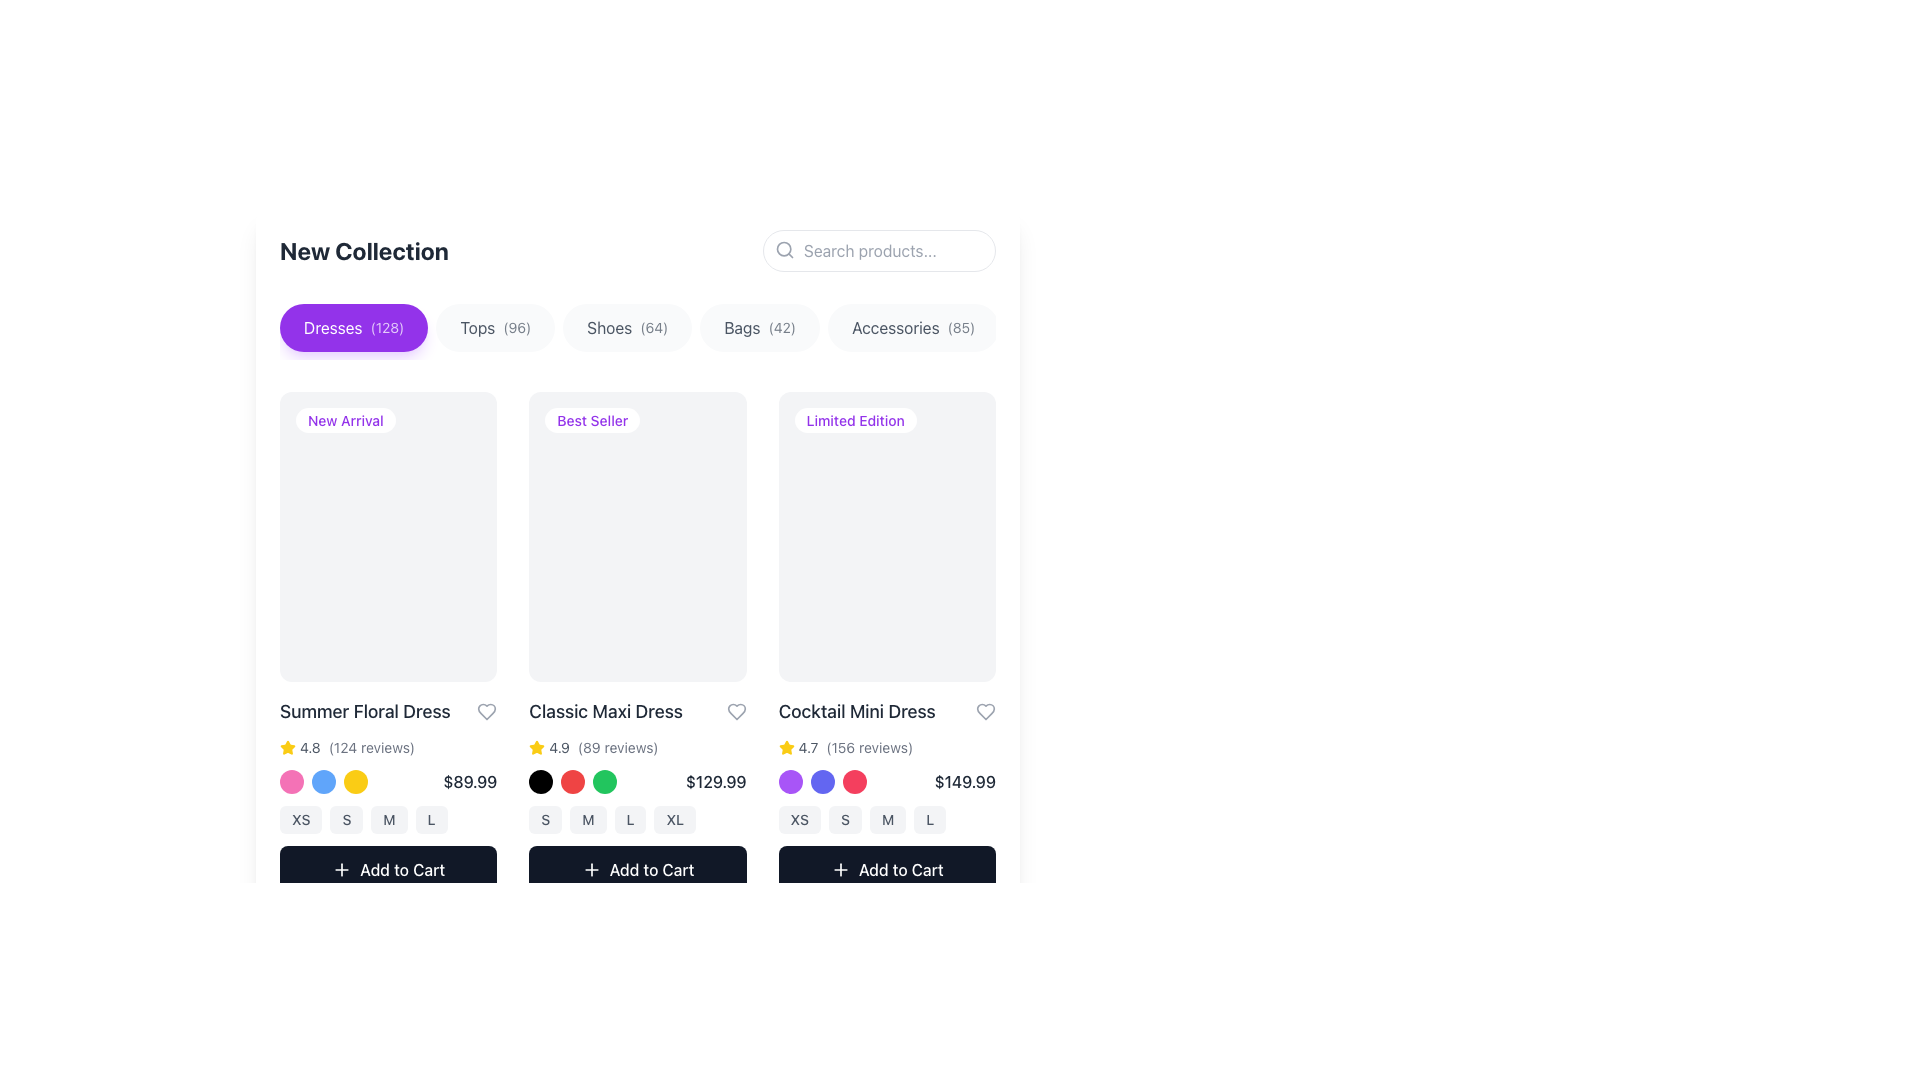 This screenshot has height=1080, width=1920. Describe the element at coordinates (637, 747) in the screenshot. I see `the rating score '4.9' and review count '(89 reviews)' displayed beneath the text 'Classic Maxi Dress' in the product card layout` at that location.